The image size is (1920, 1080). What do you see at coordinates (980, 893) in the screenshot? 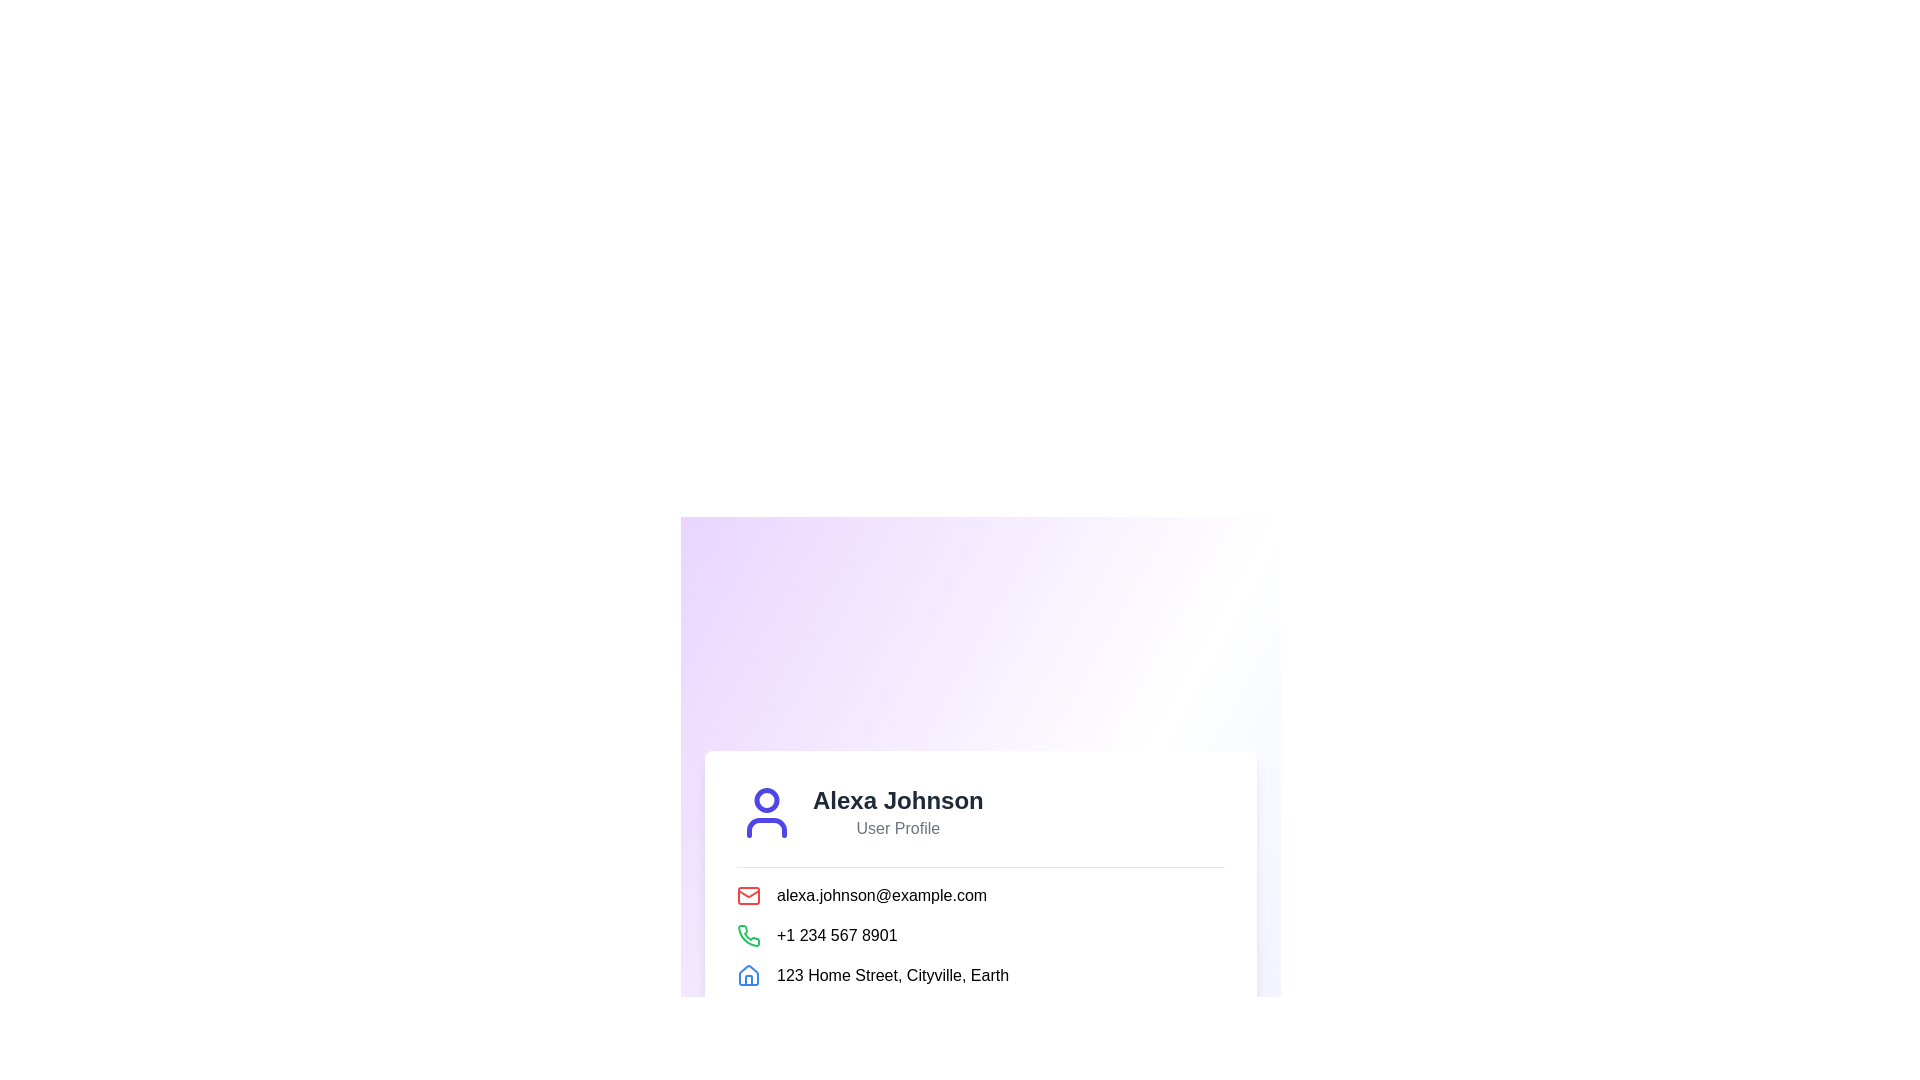
I see `the email address element displayed under the heading 'Alexa Johnson', which is the first entry in the vertical list of contact details` at bounding box center [980, 893].